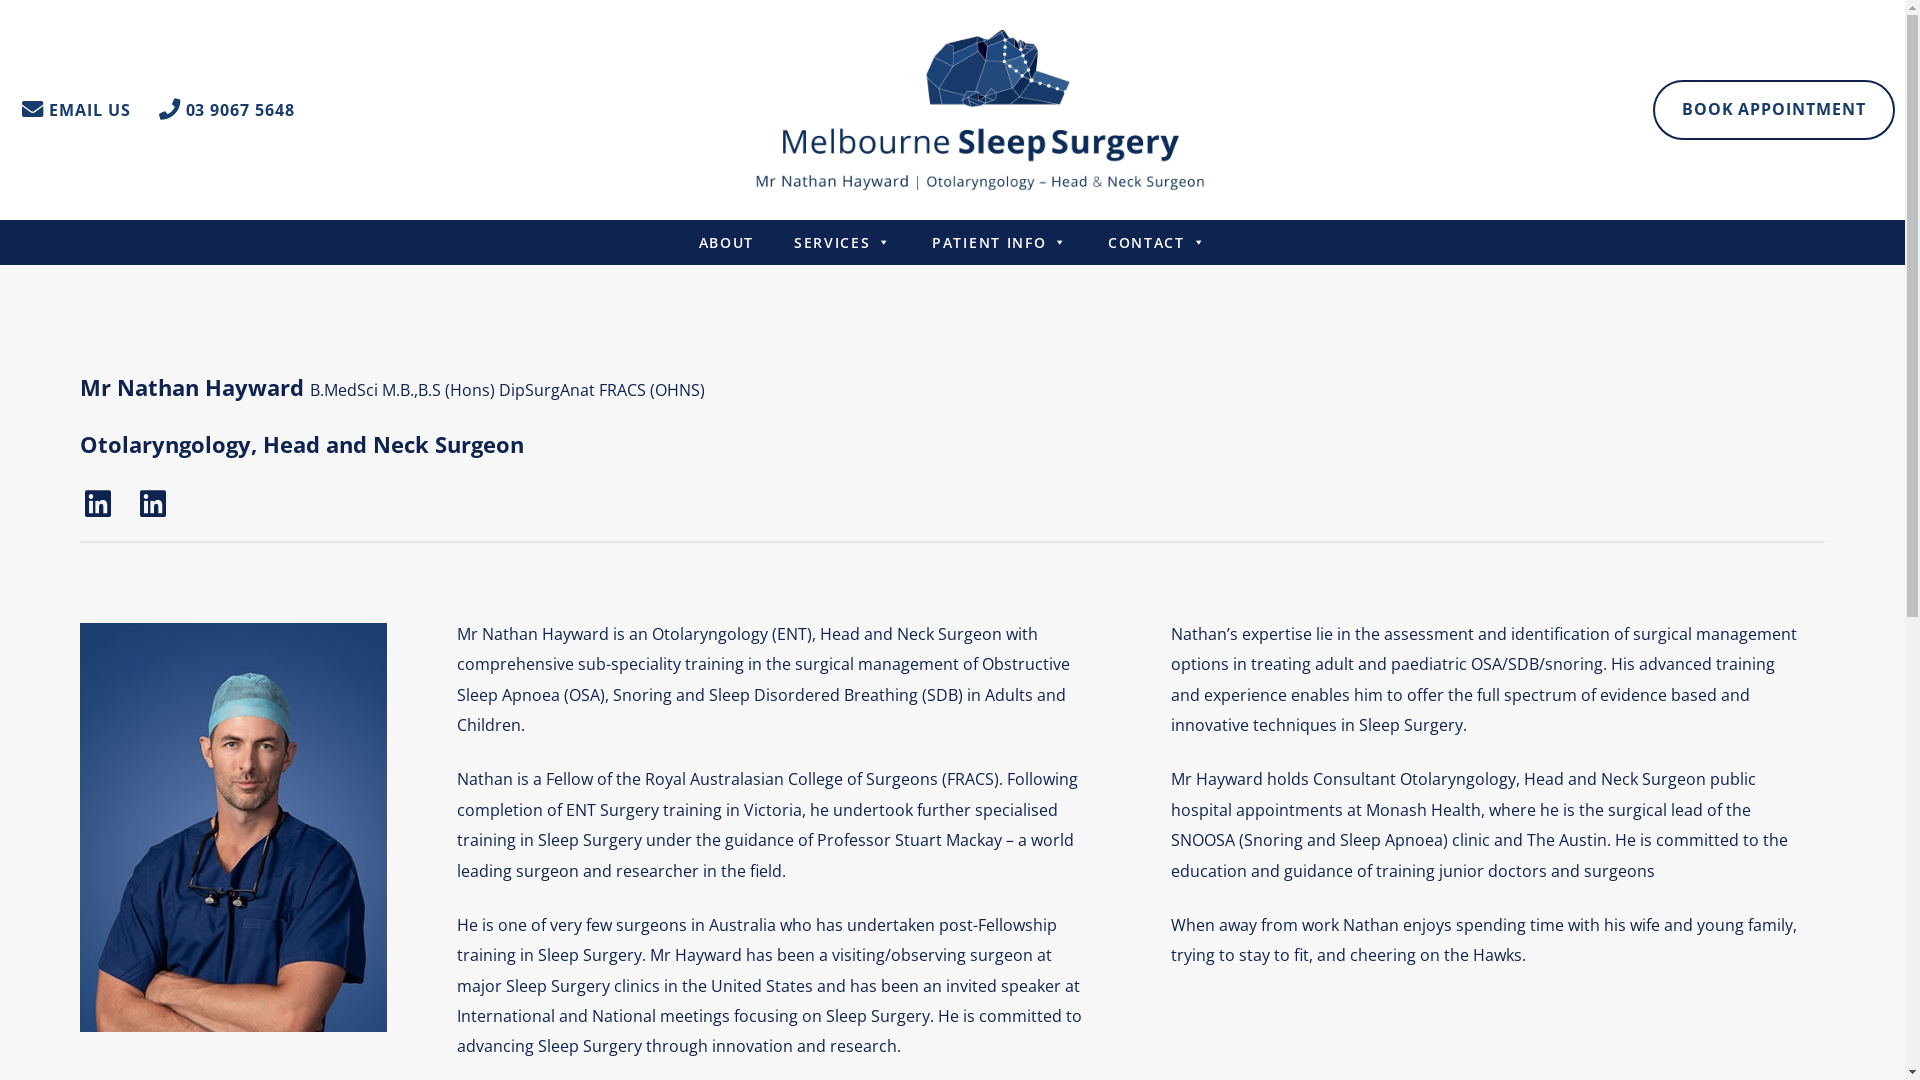 The image size is (1920, 1080). Describe the element at coordinates (96, 502) in the screenshot. I see `'LinkedIn'` at that location.